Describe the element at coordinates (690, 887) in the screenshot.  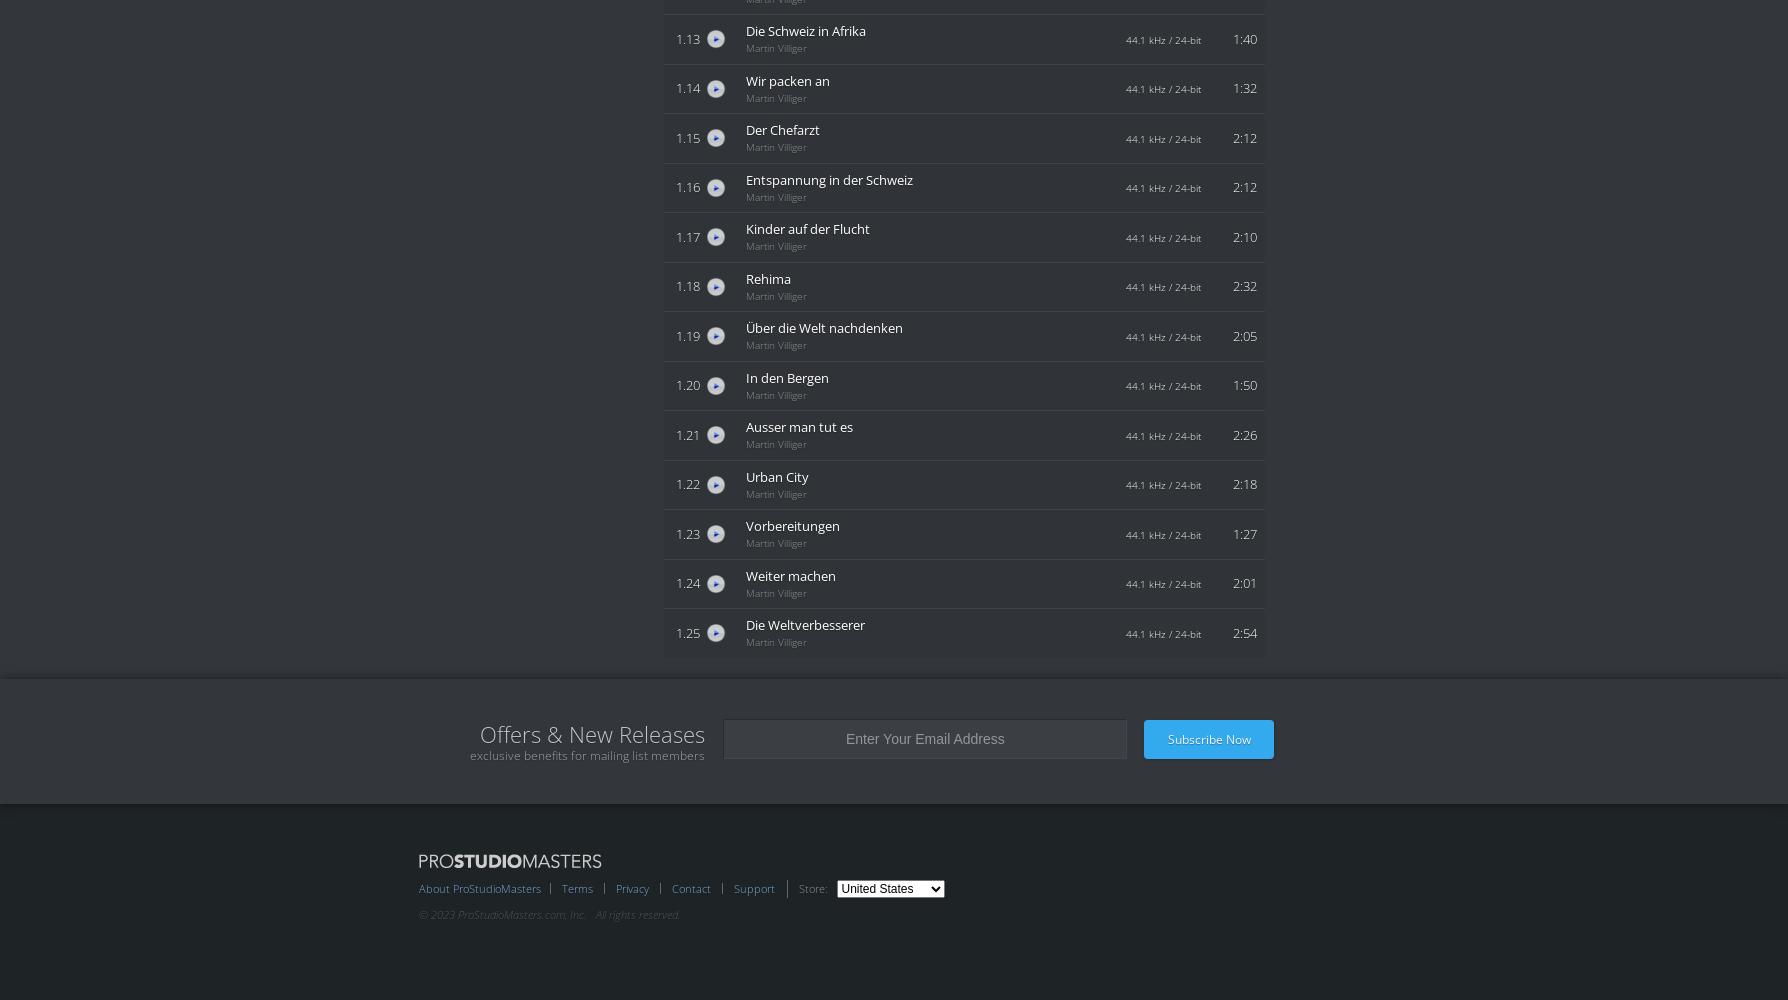
I see `'Contact'` at that location.